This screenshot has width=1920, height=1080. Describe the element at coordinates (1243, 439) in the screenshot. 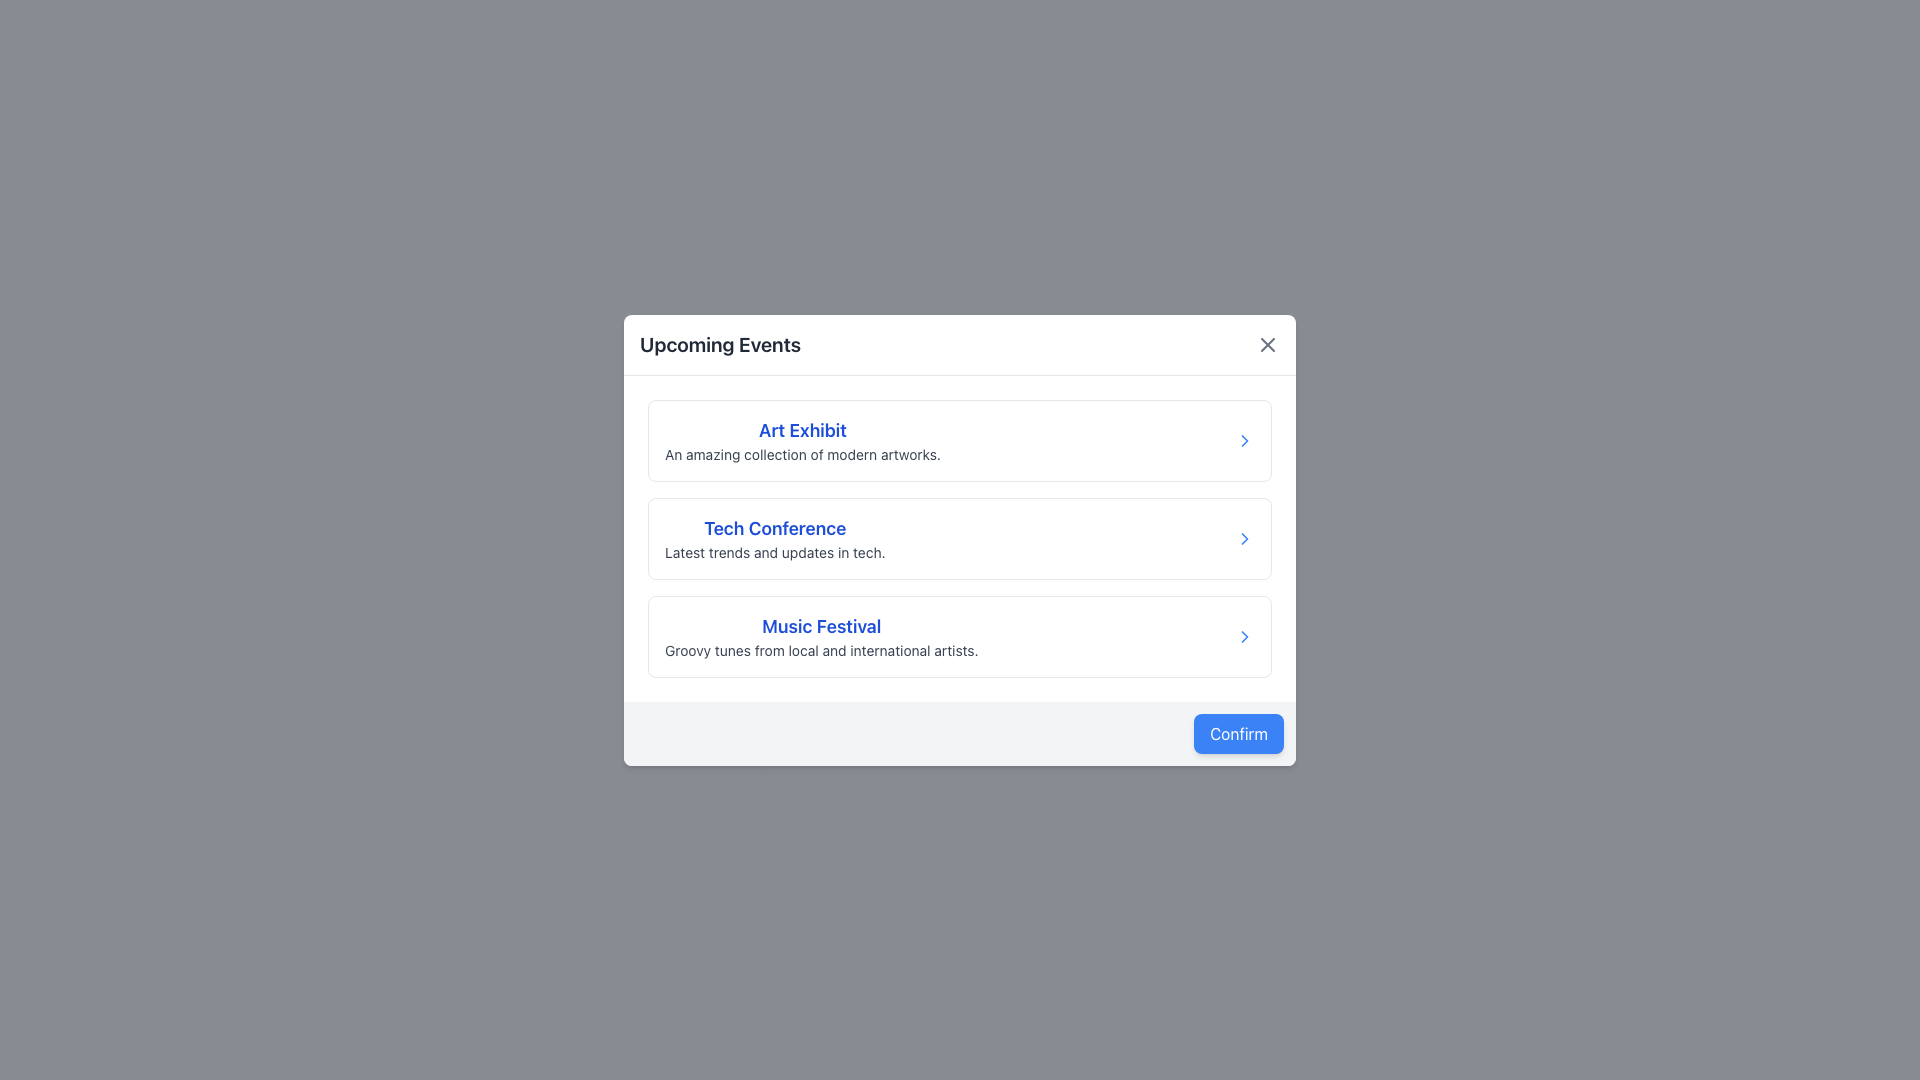

I see `the right-pointing blue arrow icon located at the topmost event card` at that location.